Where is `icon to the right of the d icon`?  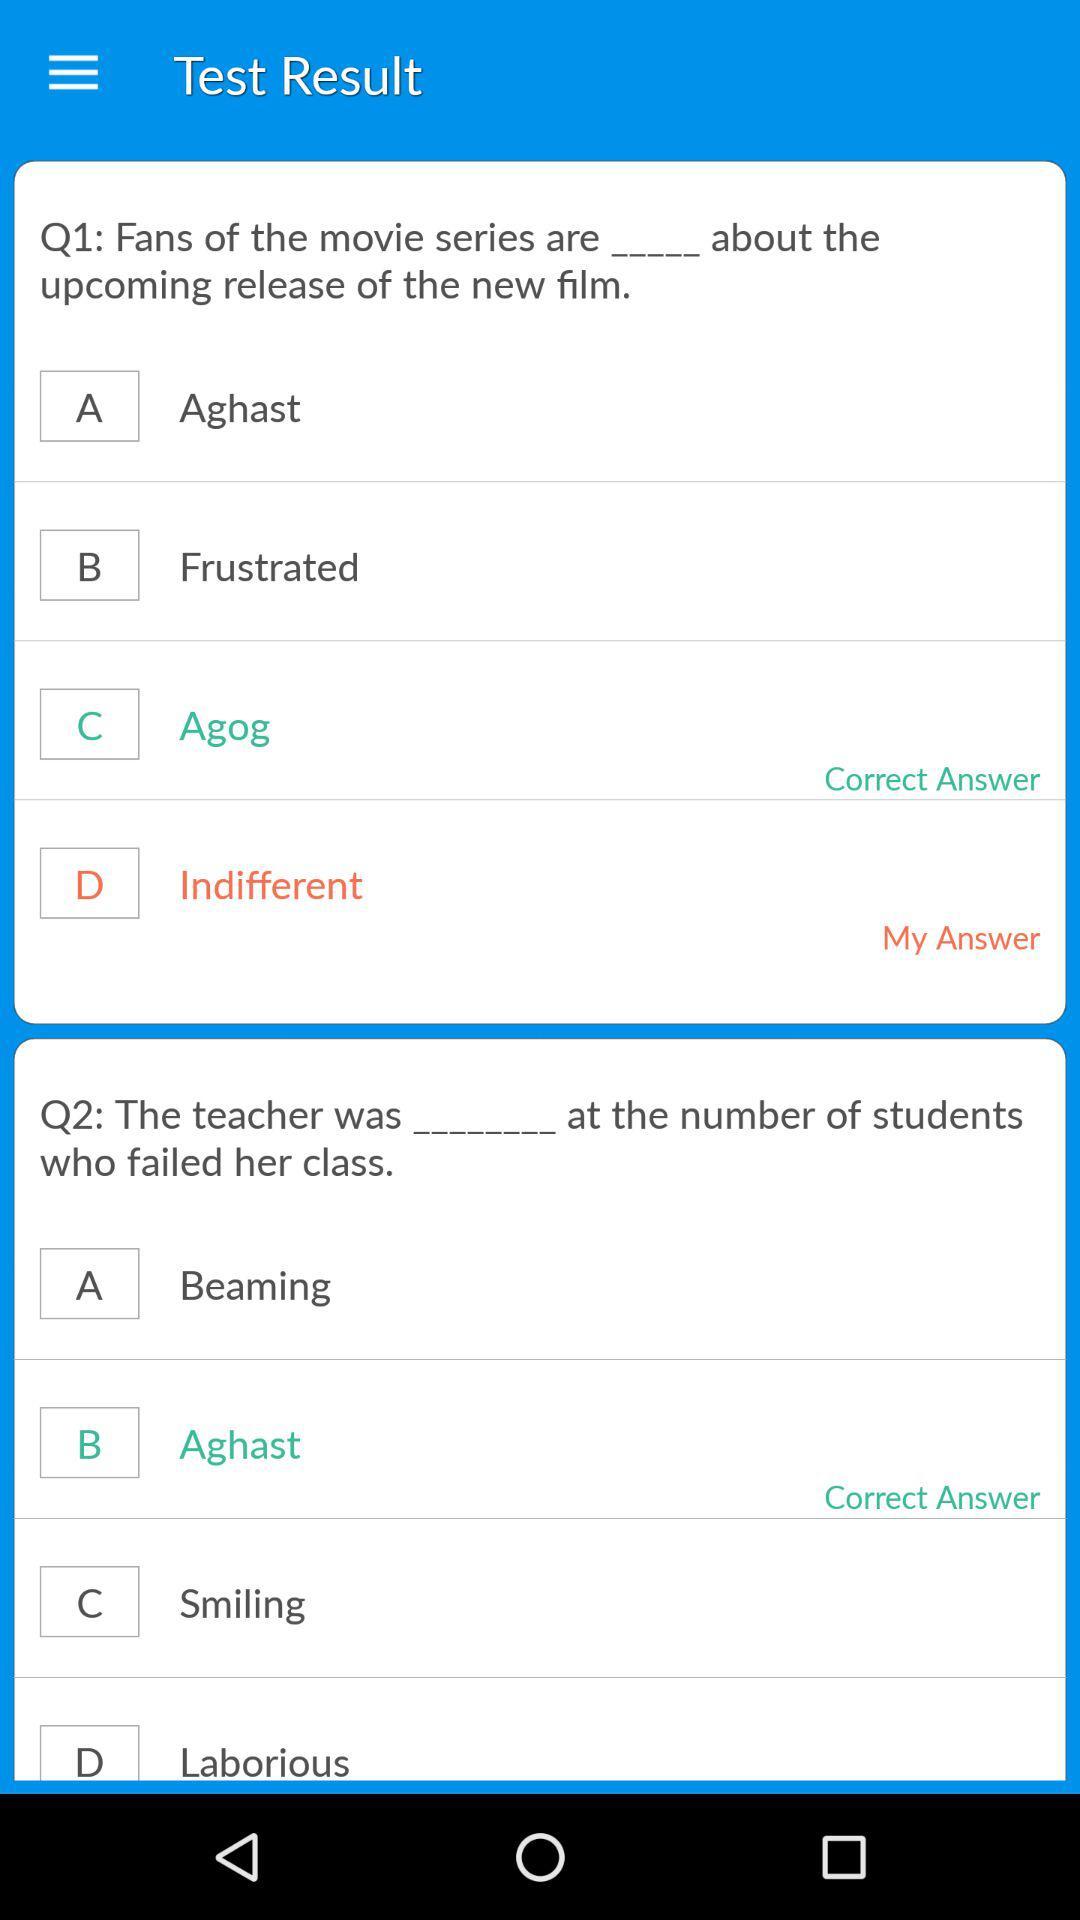 icon to the right of the d icon is located at coordinates (413, 882).